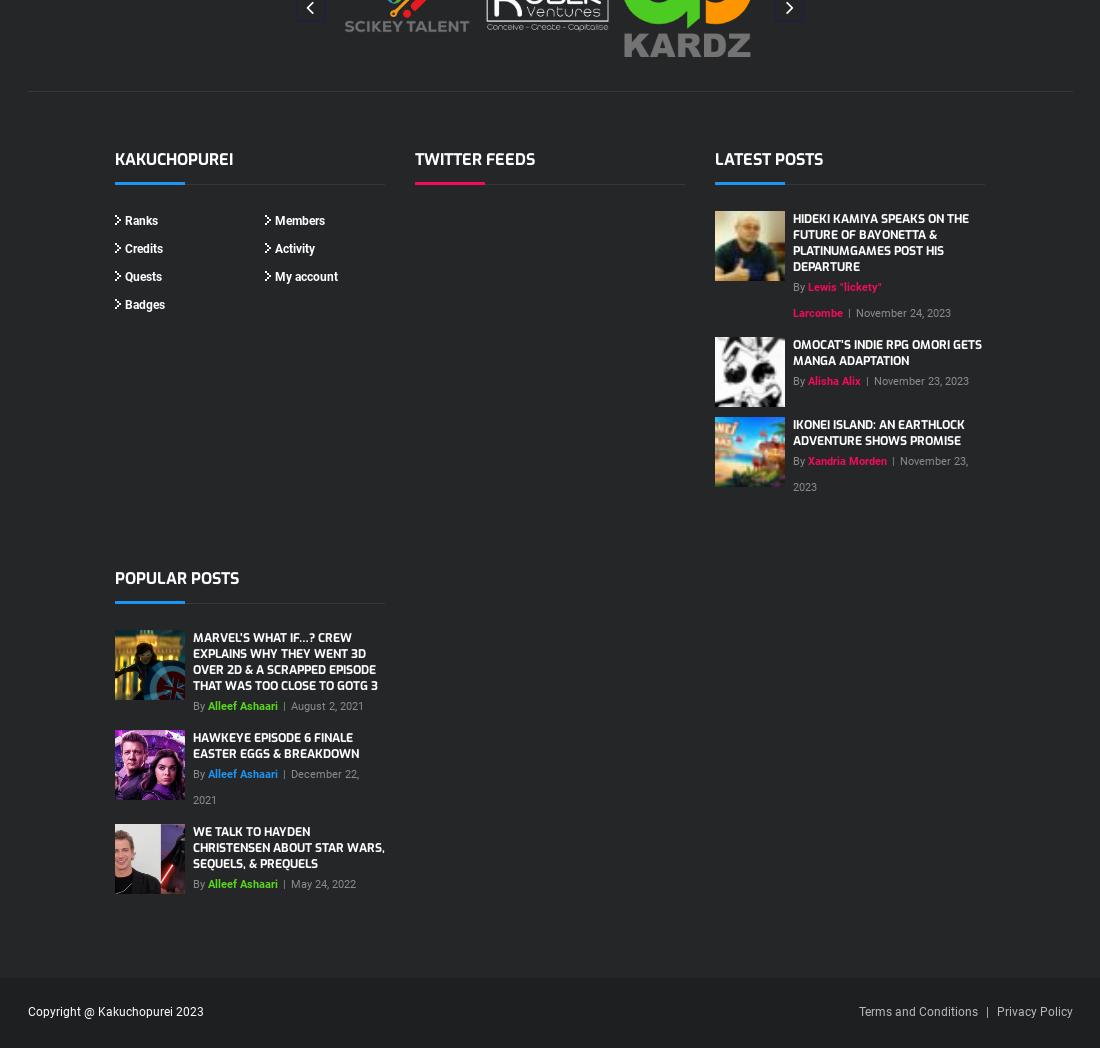 Image resolution: width=1100 pixels, height=1048 pixels. Describe the element at coordinates (903, 312) in the screenshot. I see `'November 24, 2023'` at that location.